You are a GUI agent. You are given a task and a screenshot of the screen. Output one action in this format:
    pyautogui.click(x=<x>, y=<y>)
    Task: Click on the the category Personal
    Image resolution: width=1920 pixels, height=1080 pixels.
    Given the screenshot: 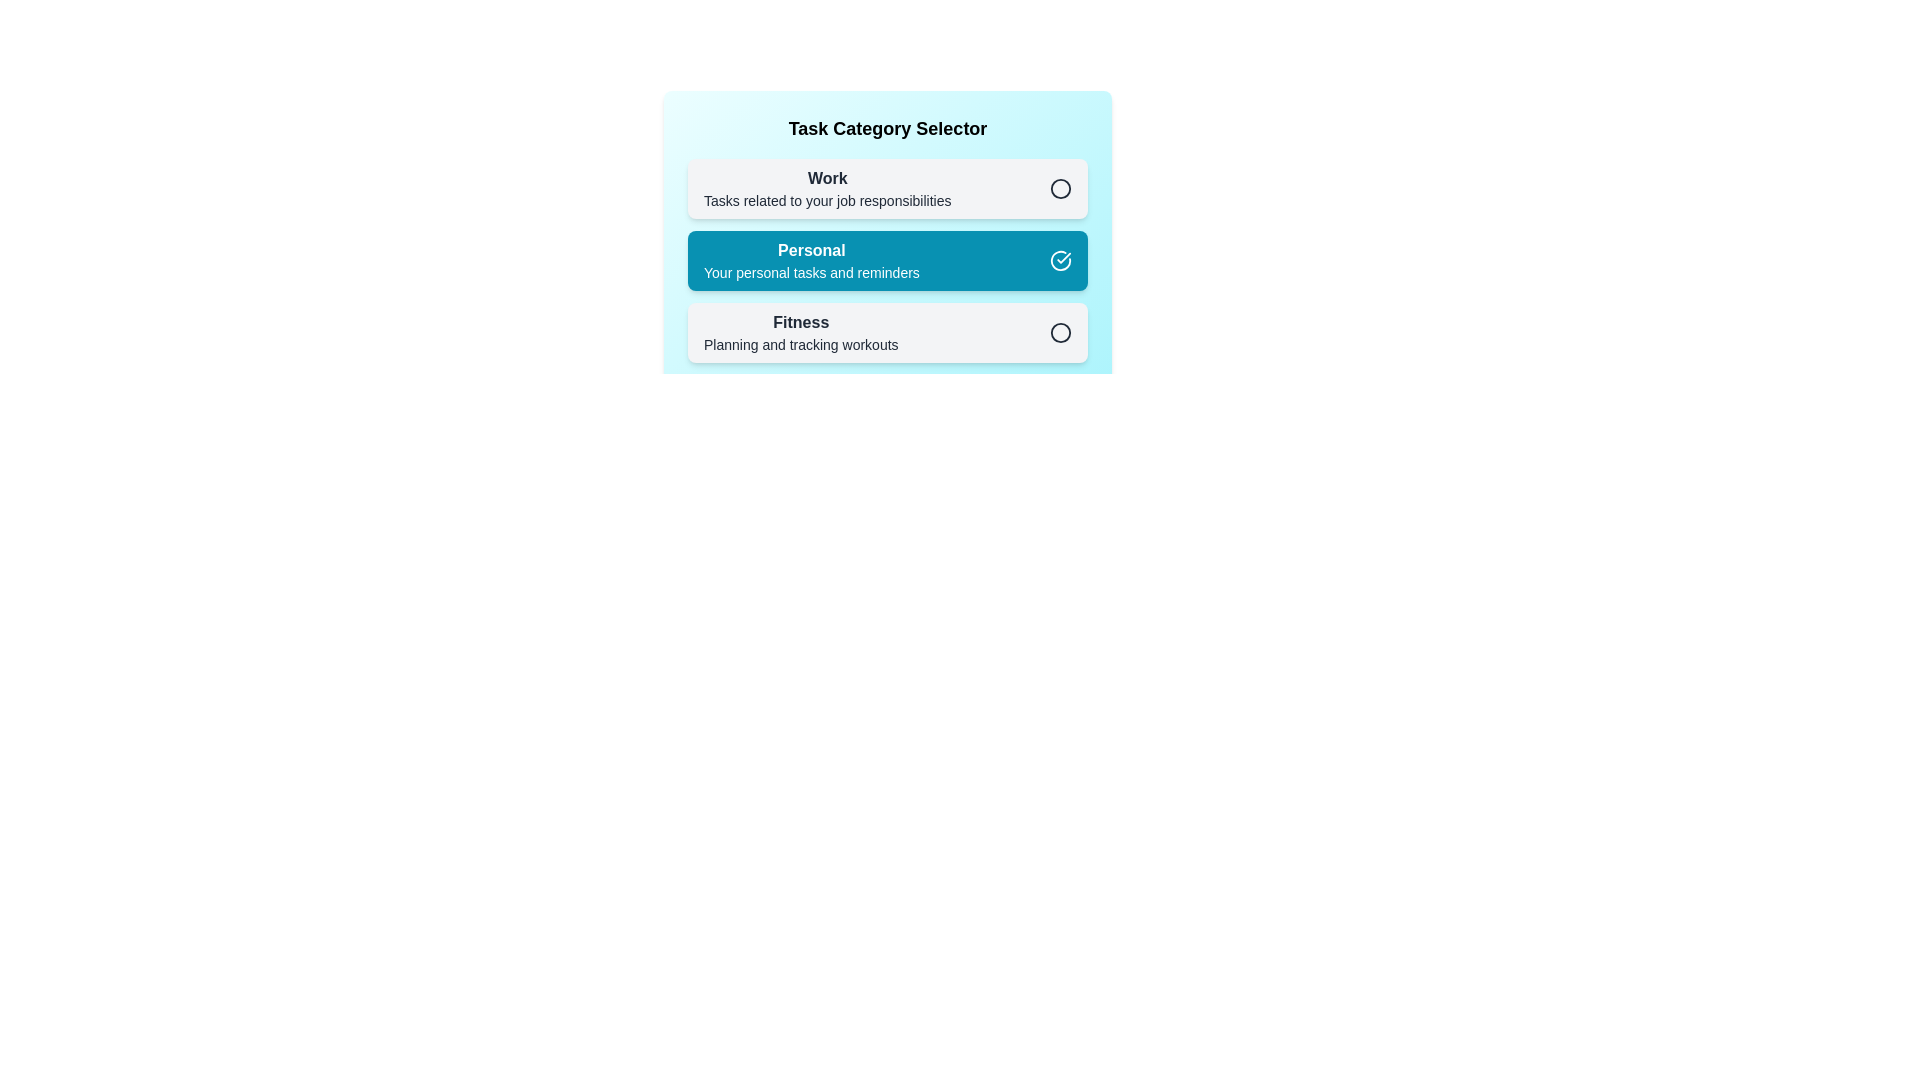 What is the action you would take?
    pyautogui.click(x=887, y=260)
    